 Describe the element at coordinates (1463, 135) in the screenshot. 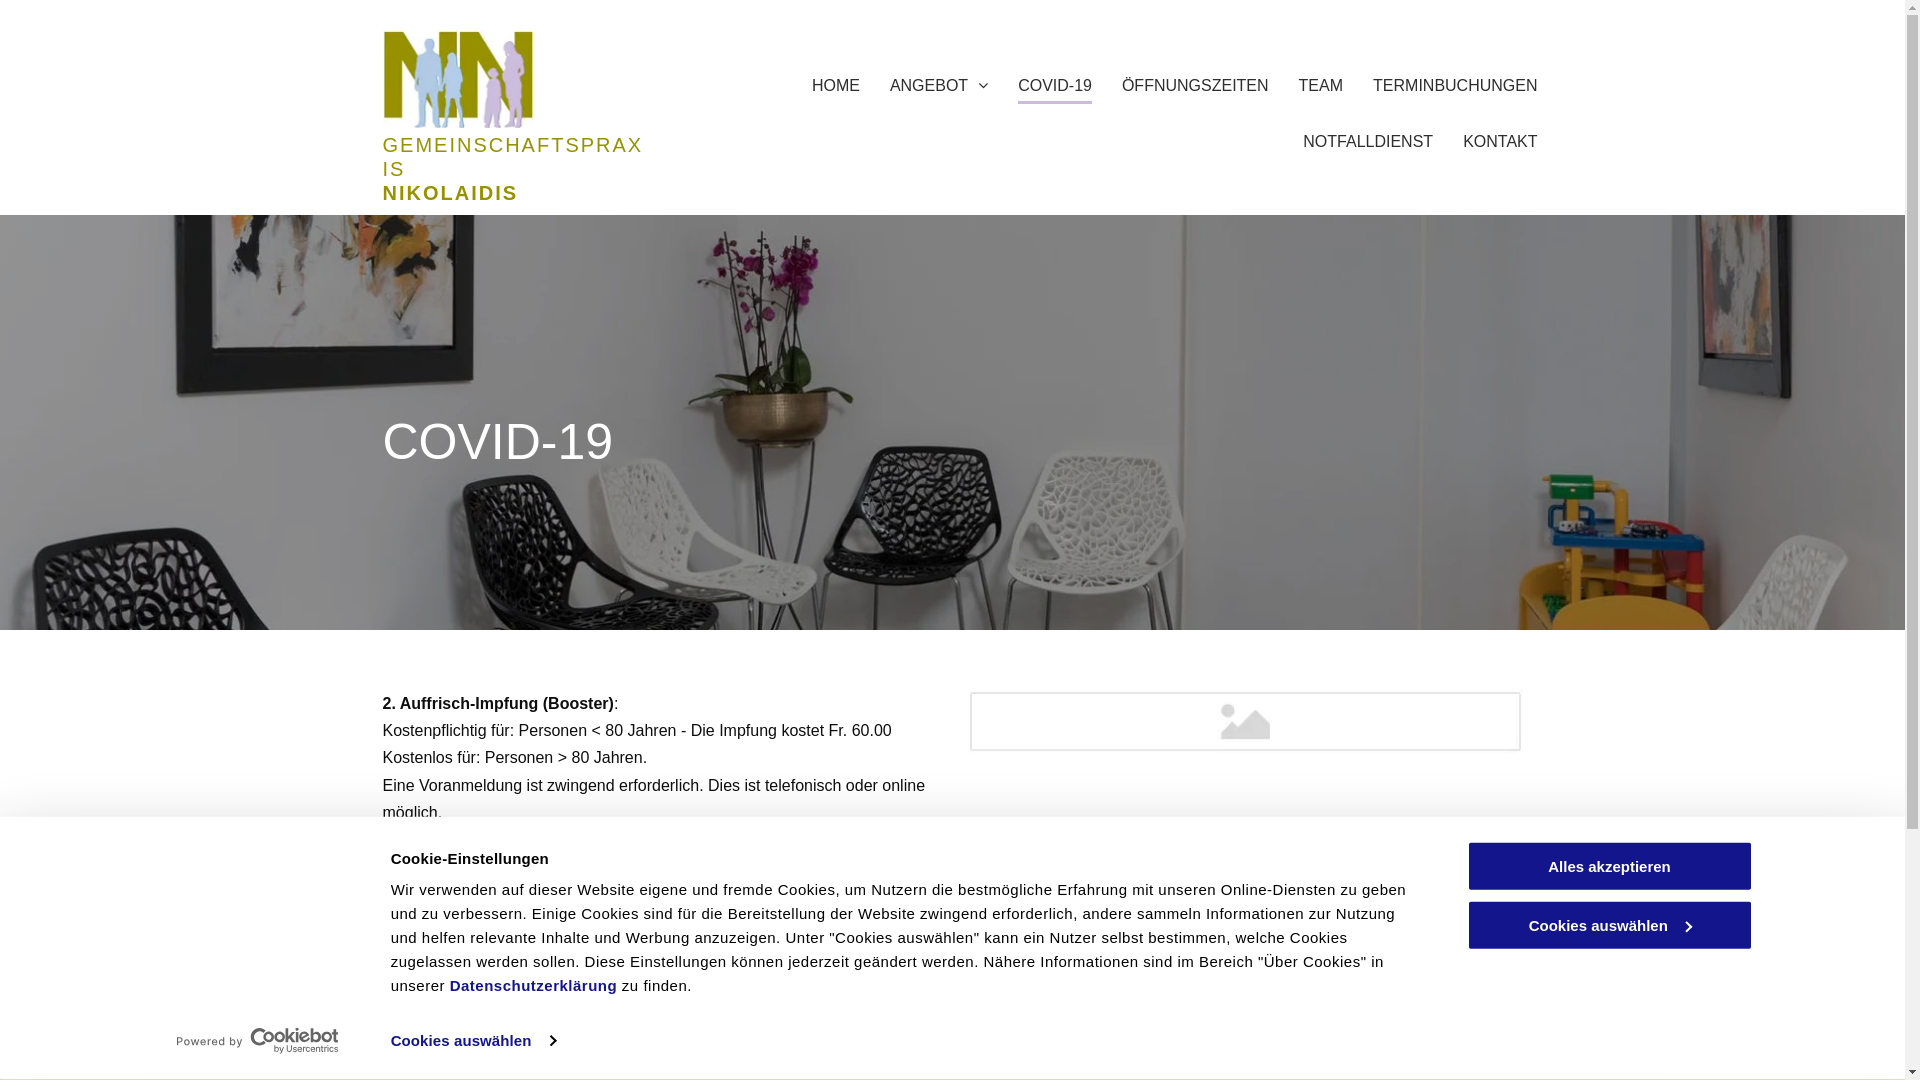

I see `'KONTAKT'` at that location.